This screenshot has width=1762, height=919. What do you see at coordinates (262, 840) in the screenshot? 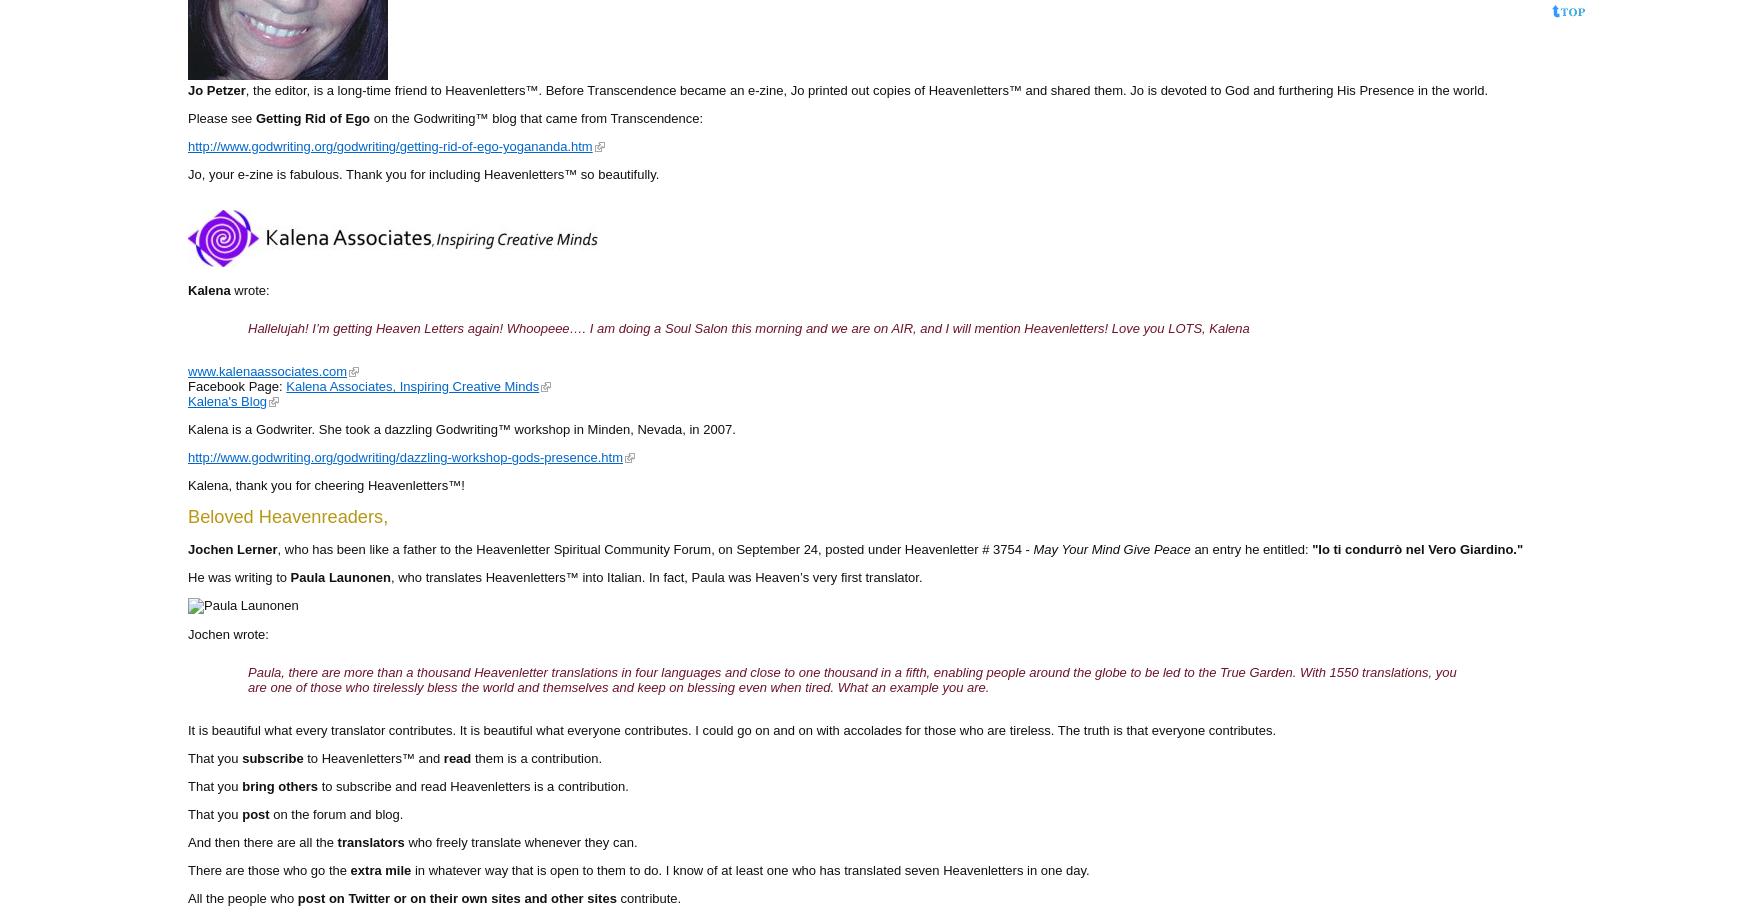
I see `'And then there are all the'` at bounding box center [262, 840].